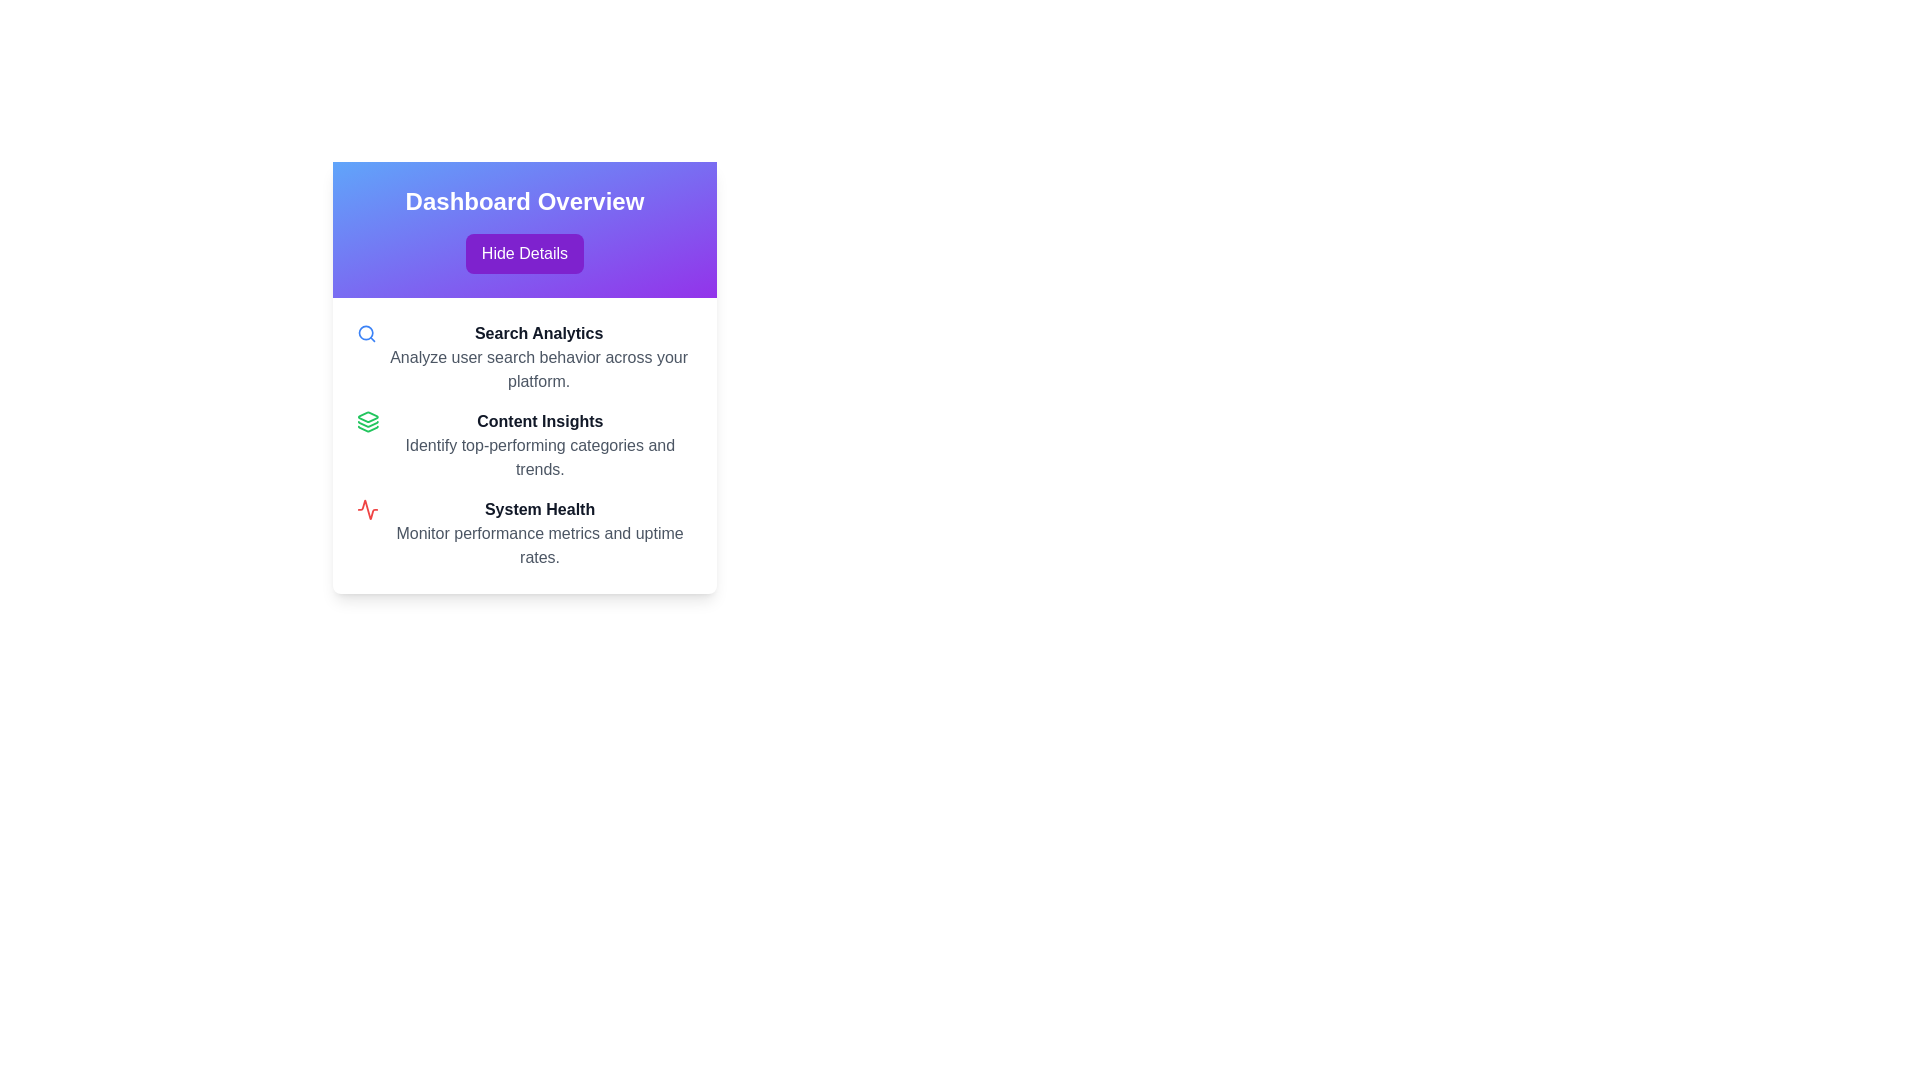  What do you see at coordinates (368, 420) in the screenshot?
I see `the green-colored stacked layers icon that is positioned directly to the left of the 'Content Insights' title text` at bounding box center [368, 420].